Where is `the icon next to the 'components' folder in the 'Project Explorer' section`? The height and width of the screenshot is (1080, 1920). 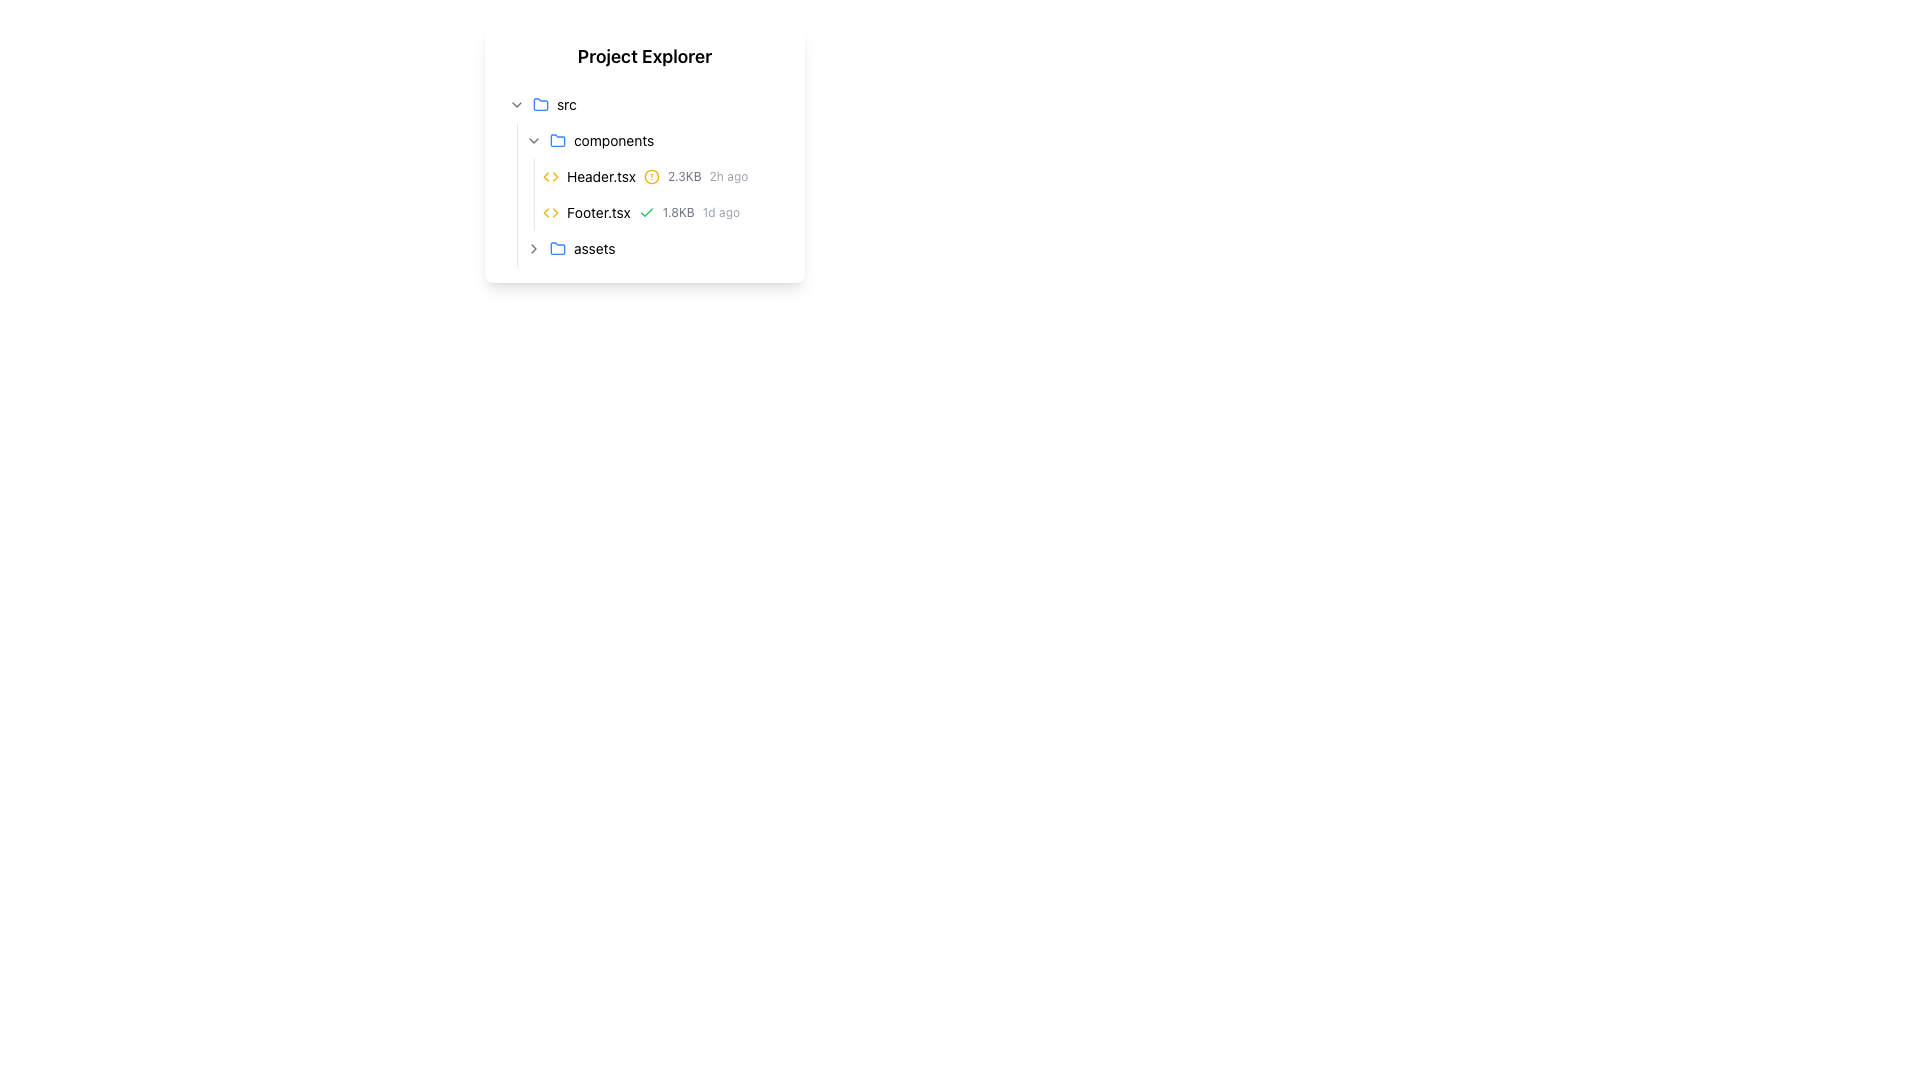
the icon next to the 'components' folder in the 'Project Explorer' section is located at coordinates (557, 138).